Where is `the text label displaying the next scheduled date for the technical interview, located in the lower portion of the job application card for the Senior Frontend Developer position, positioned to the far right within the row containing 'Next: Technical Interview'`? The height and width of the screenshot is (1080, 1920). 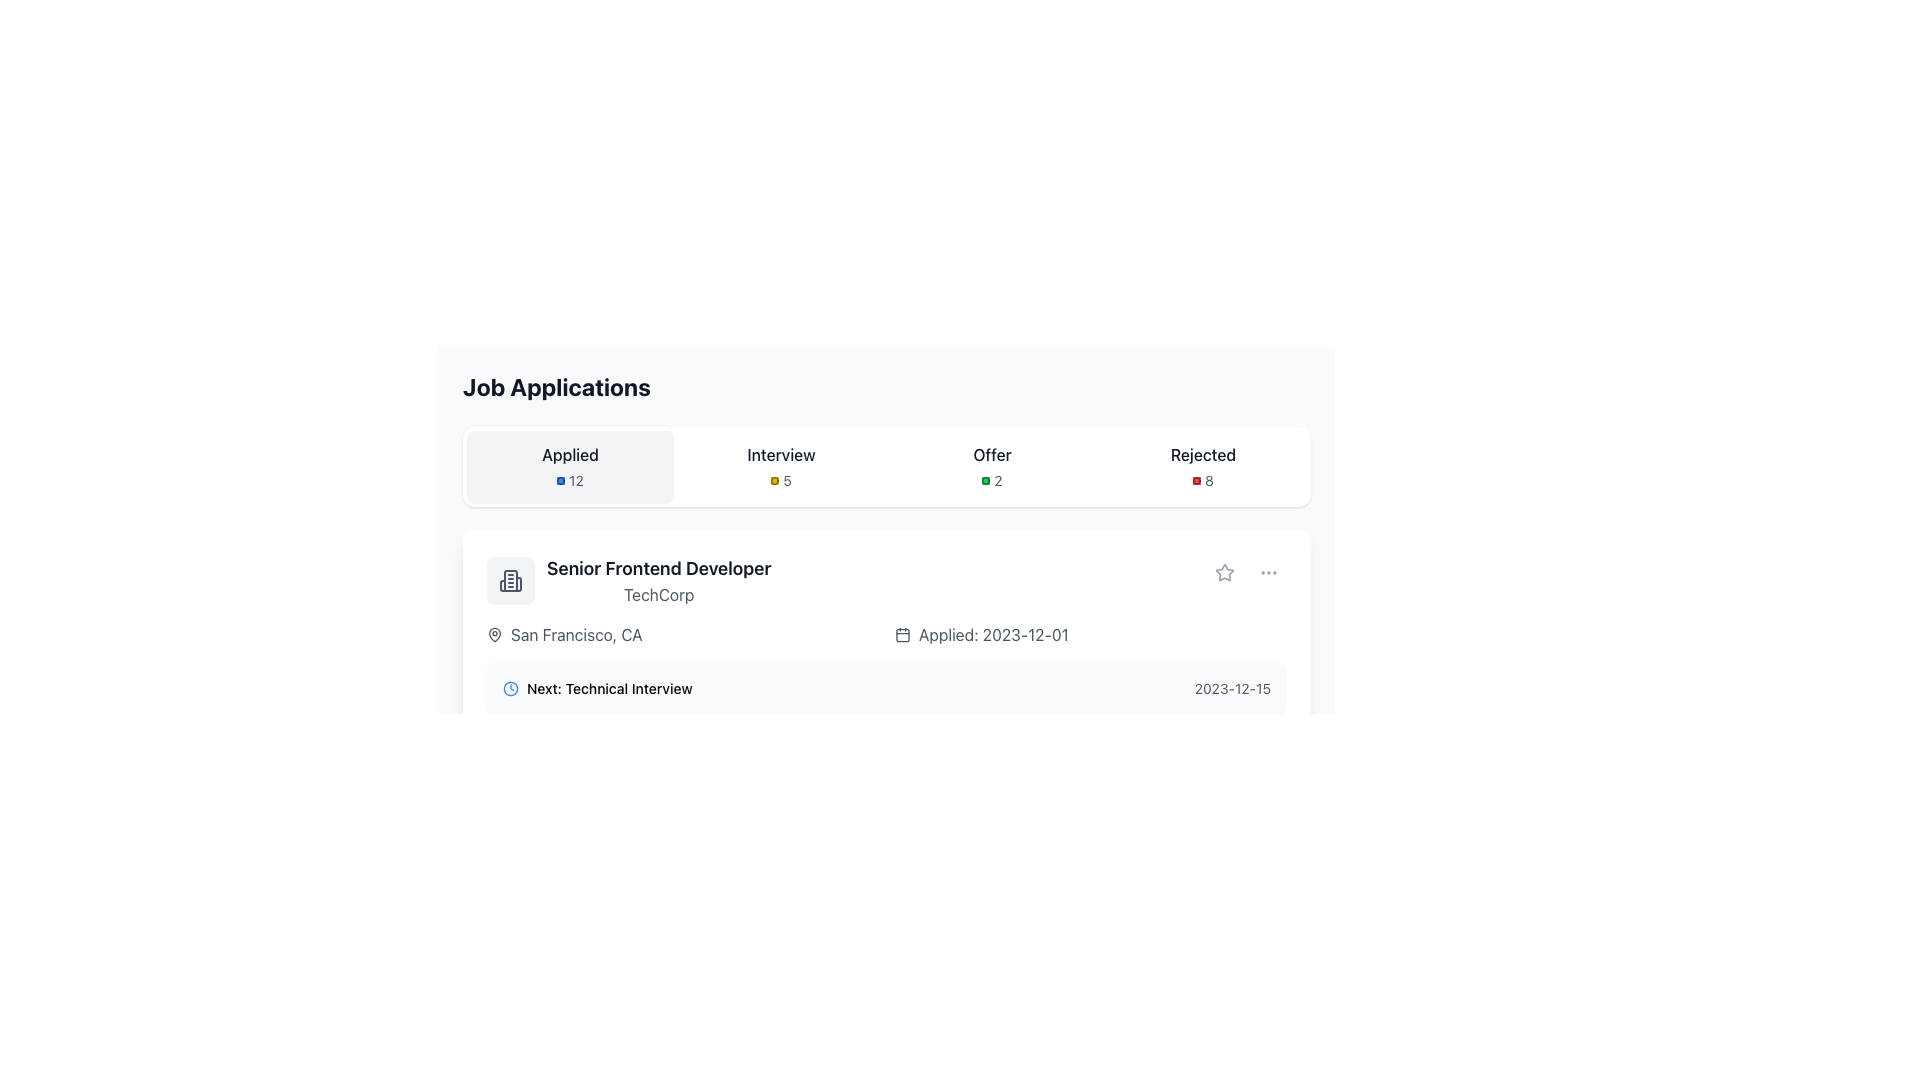 the text label displaying the next scheduled date for the technical interview, located in the lower portion of the job application card for the Senior Frontend Developer position, positioned to the far right within the row containing 'Next: Technical Interview' is located at coordinates (1231, 688).